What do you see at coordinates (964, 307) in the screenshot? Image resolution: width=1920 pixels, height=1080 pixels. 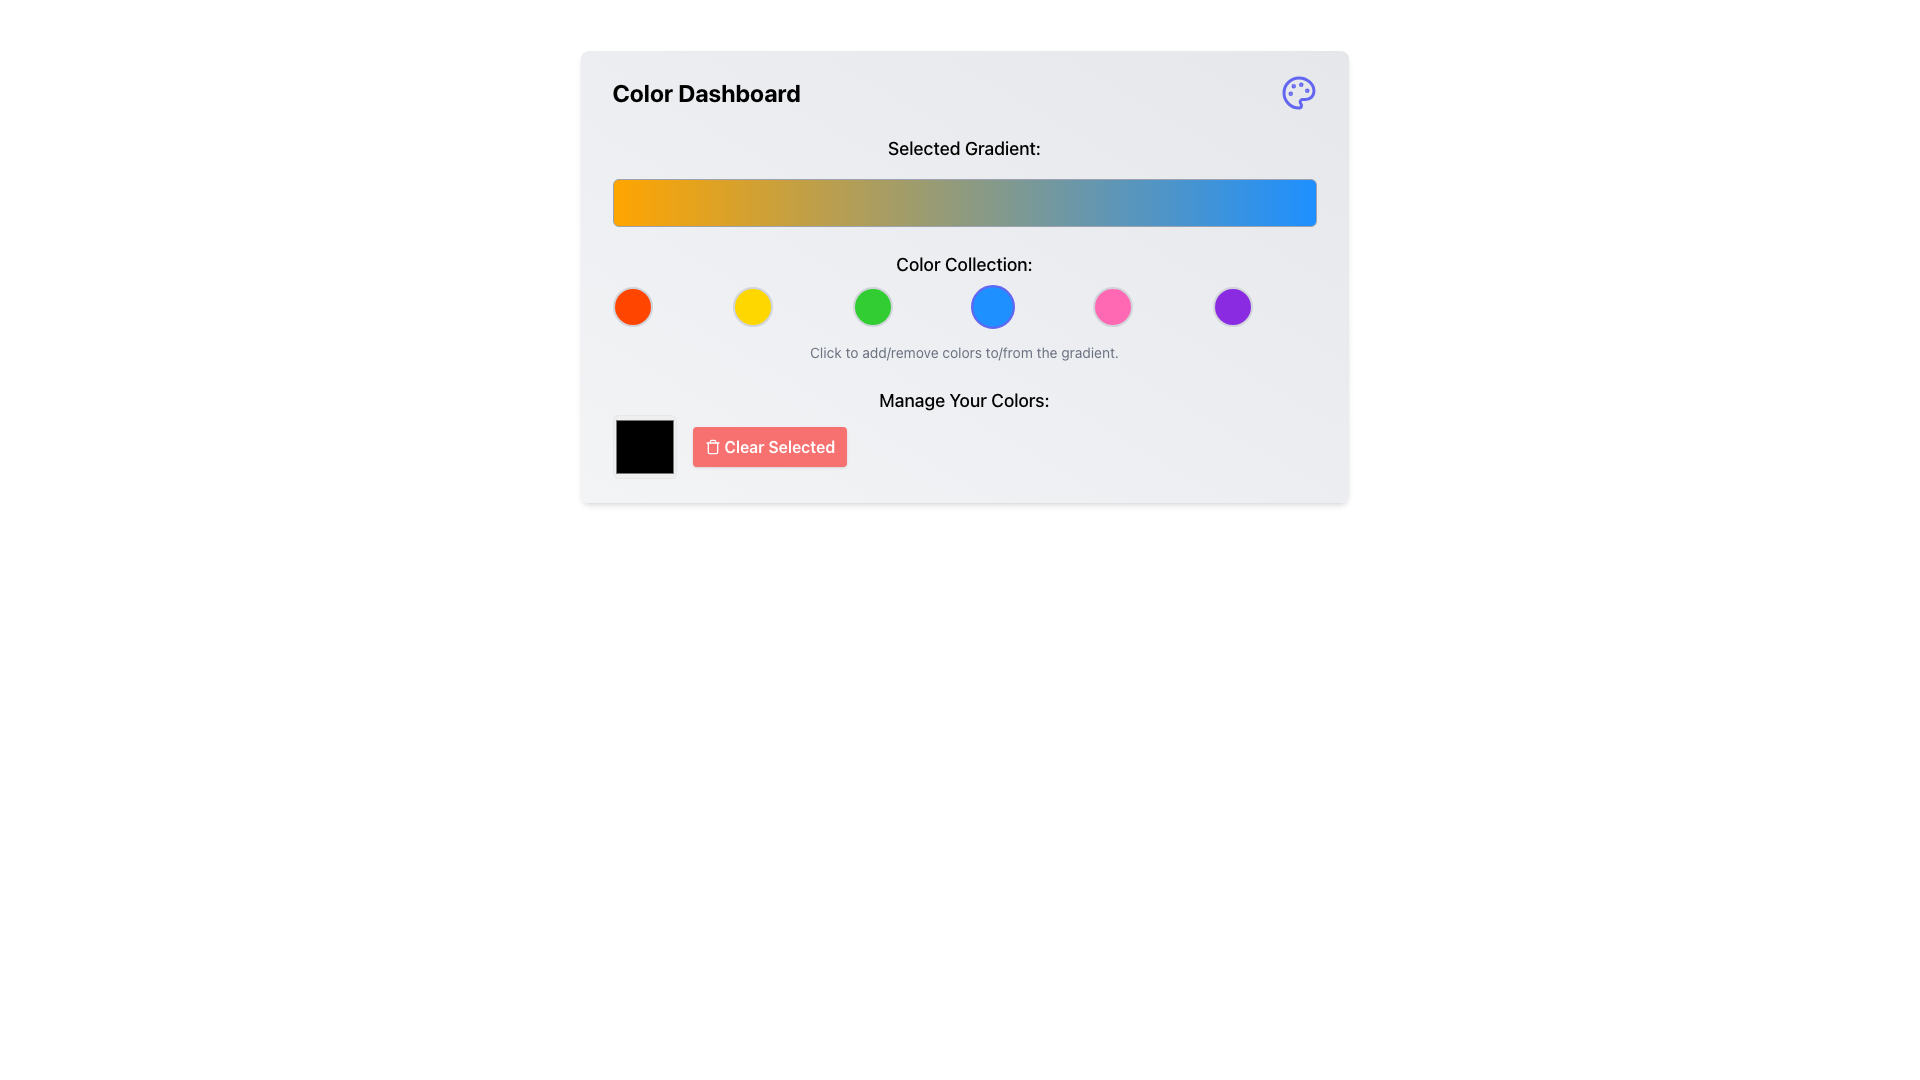 I see `one of the six circular color swatches in the 'Color Collection:' section` at bounding box center [964, 307].